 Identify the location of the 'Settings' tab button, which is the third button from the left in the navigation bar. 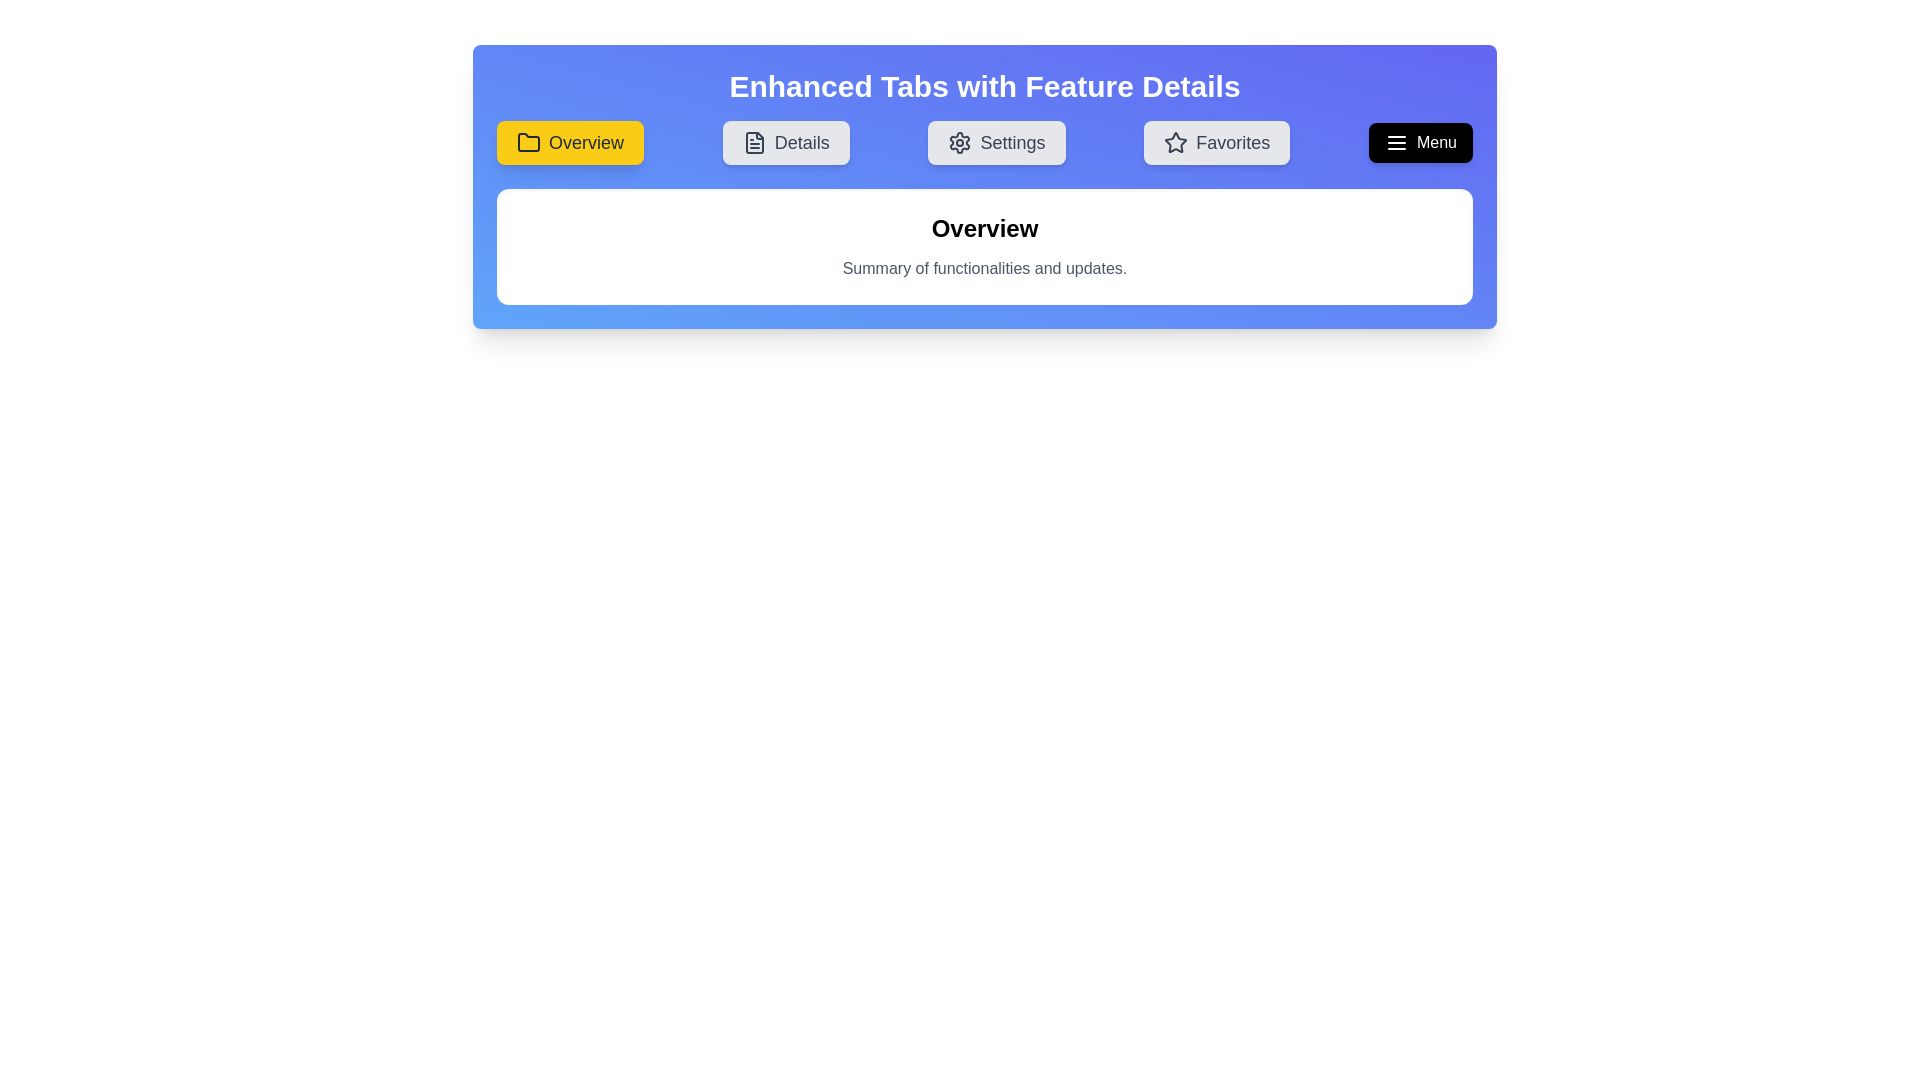
(960, 141).